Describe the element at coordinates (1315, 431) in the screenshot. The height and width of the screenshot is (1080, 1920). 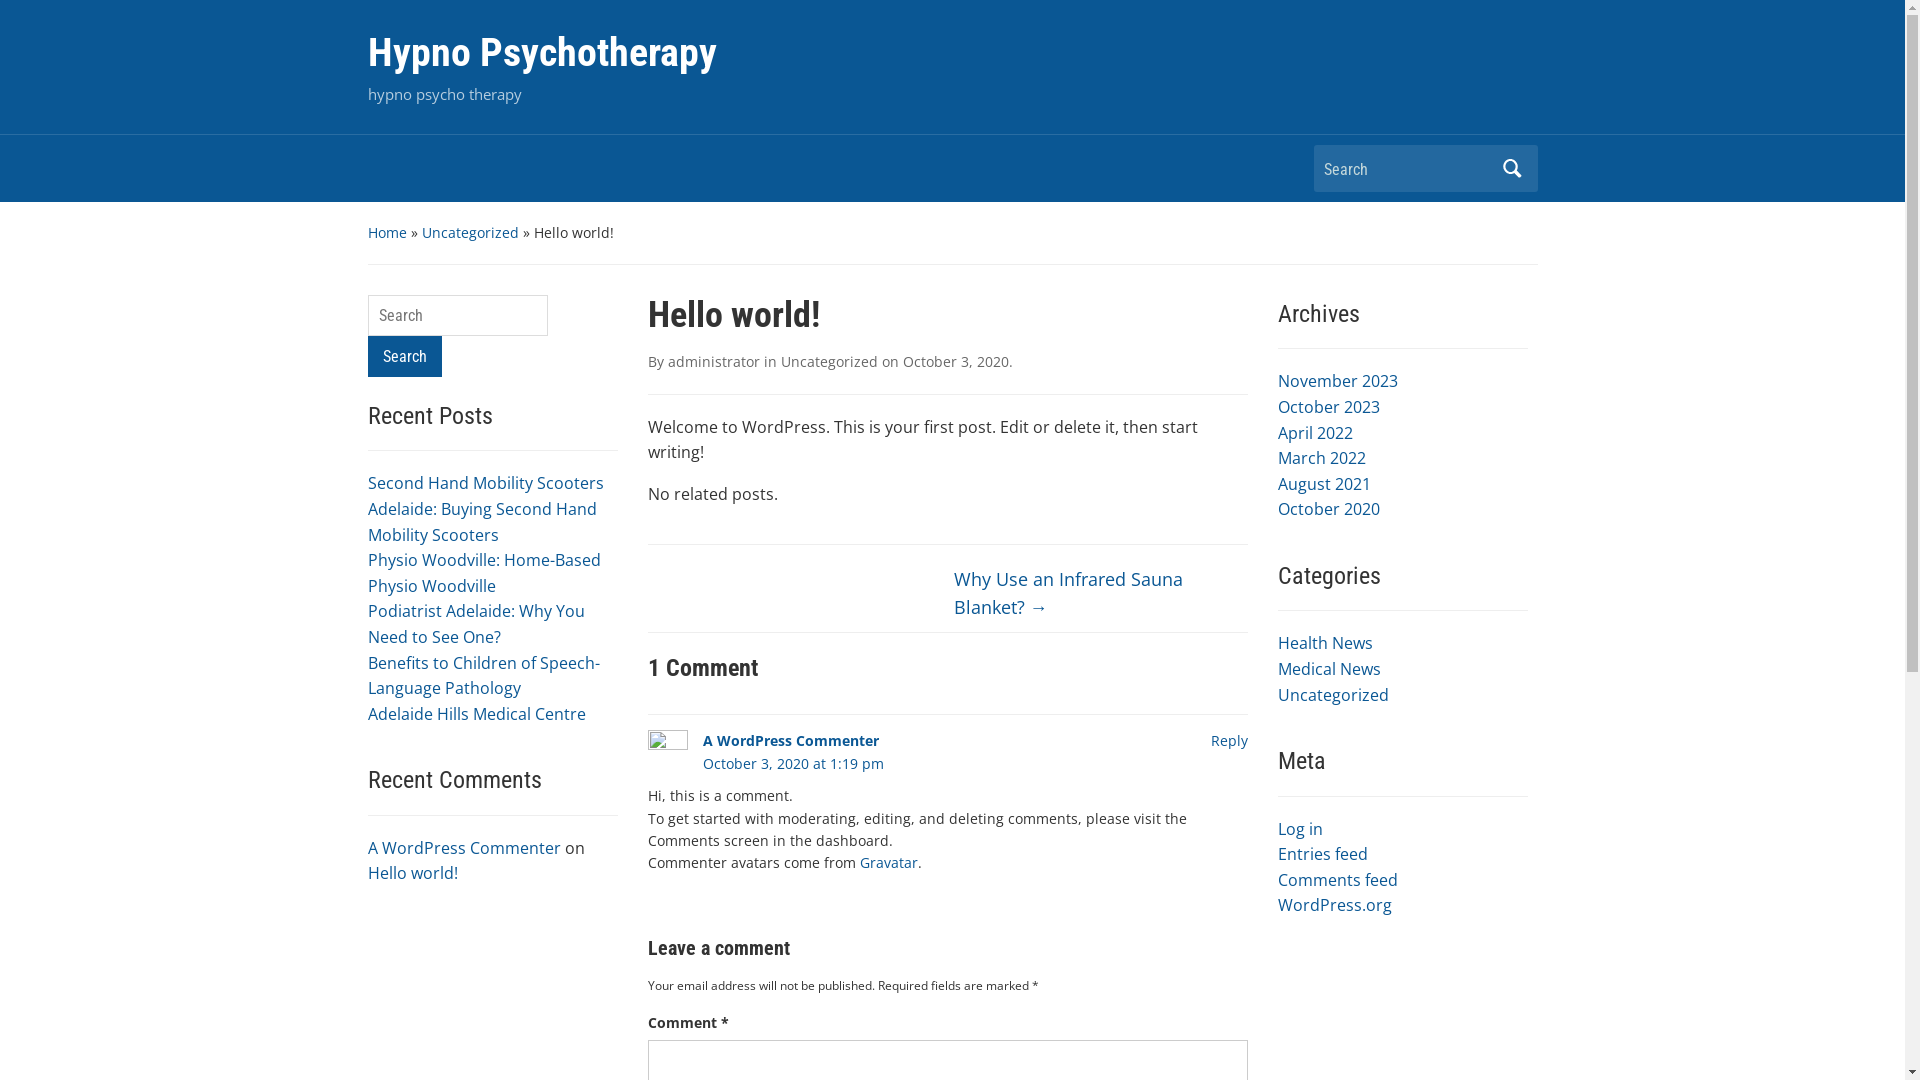
I see `'April 2022'` at that location.